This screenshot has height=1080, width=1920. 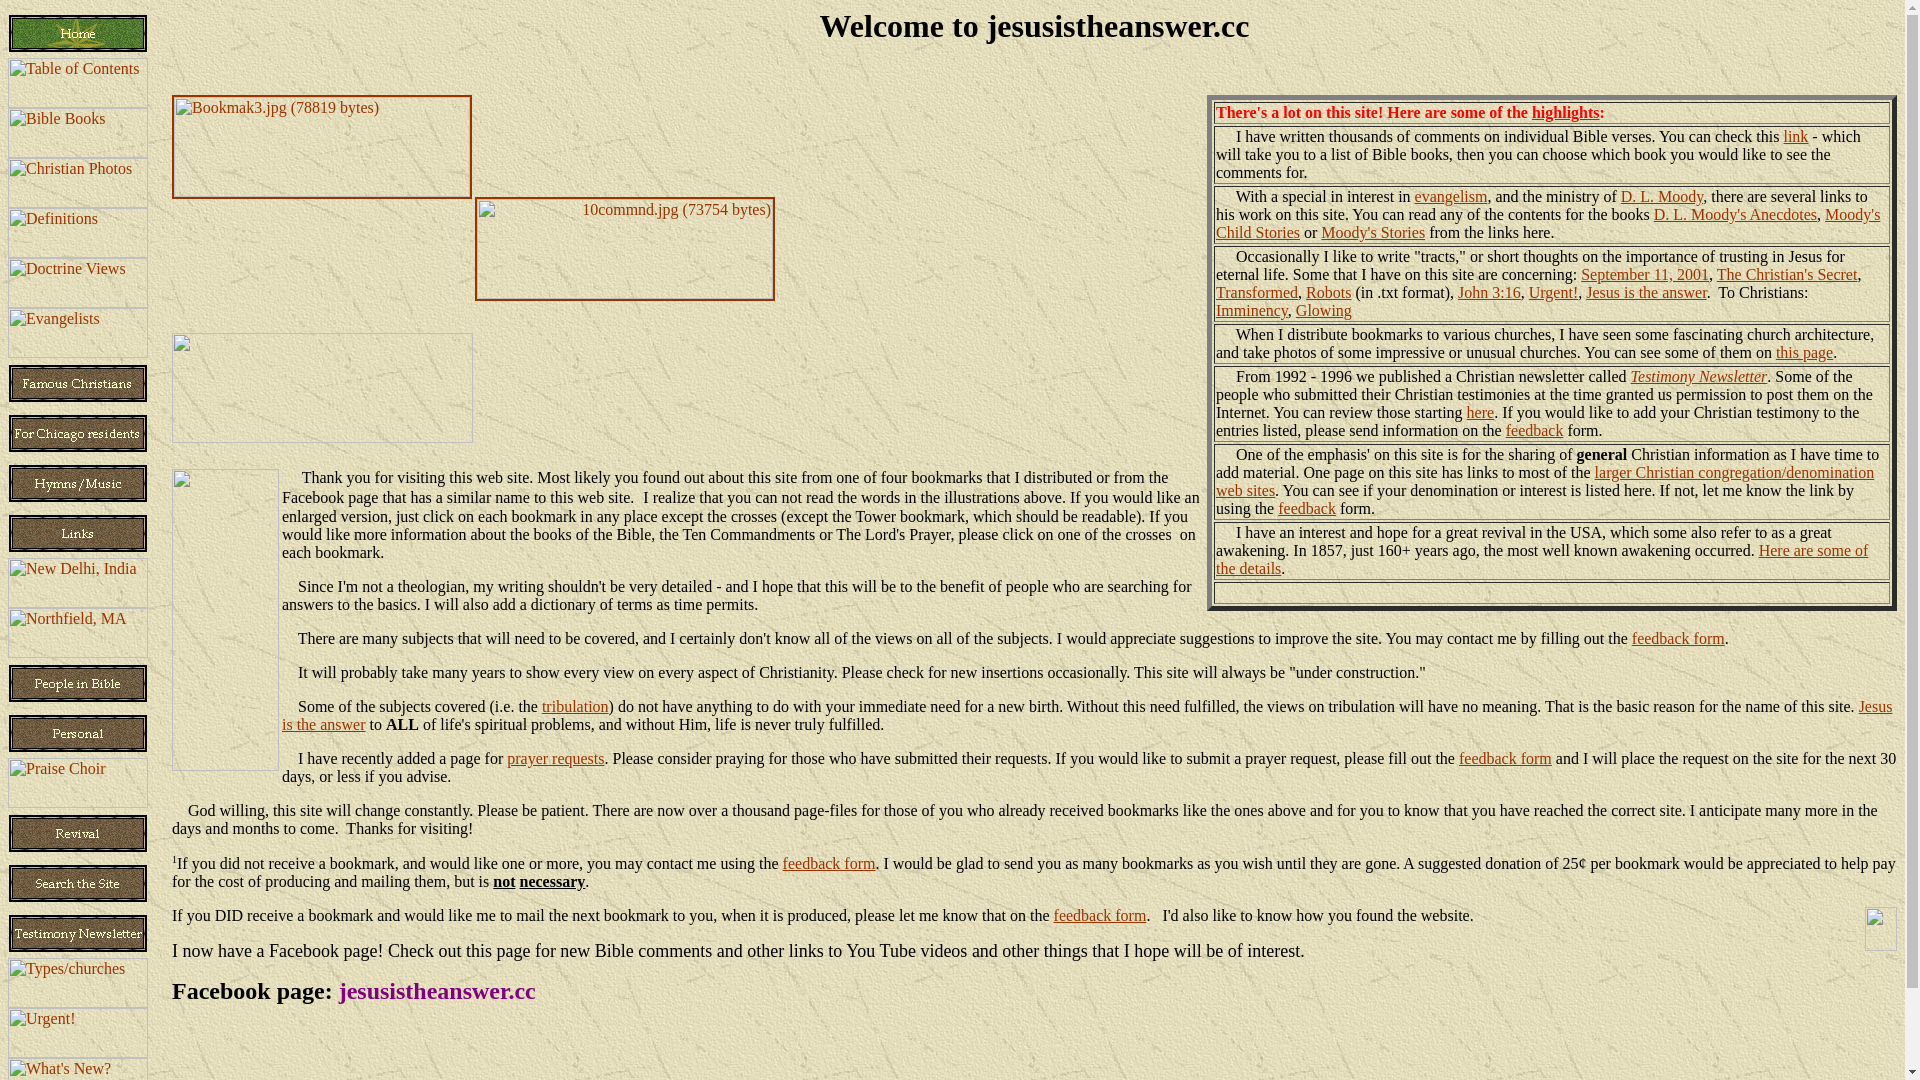 What do you see at coordinates (1481, 411) in the screenshot?
I see `'here'` at bounding box center [1481, 411].